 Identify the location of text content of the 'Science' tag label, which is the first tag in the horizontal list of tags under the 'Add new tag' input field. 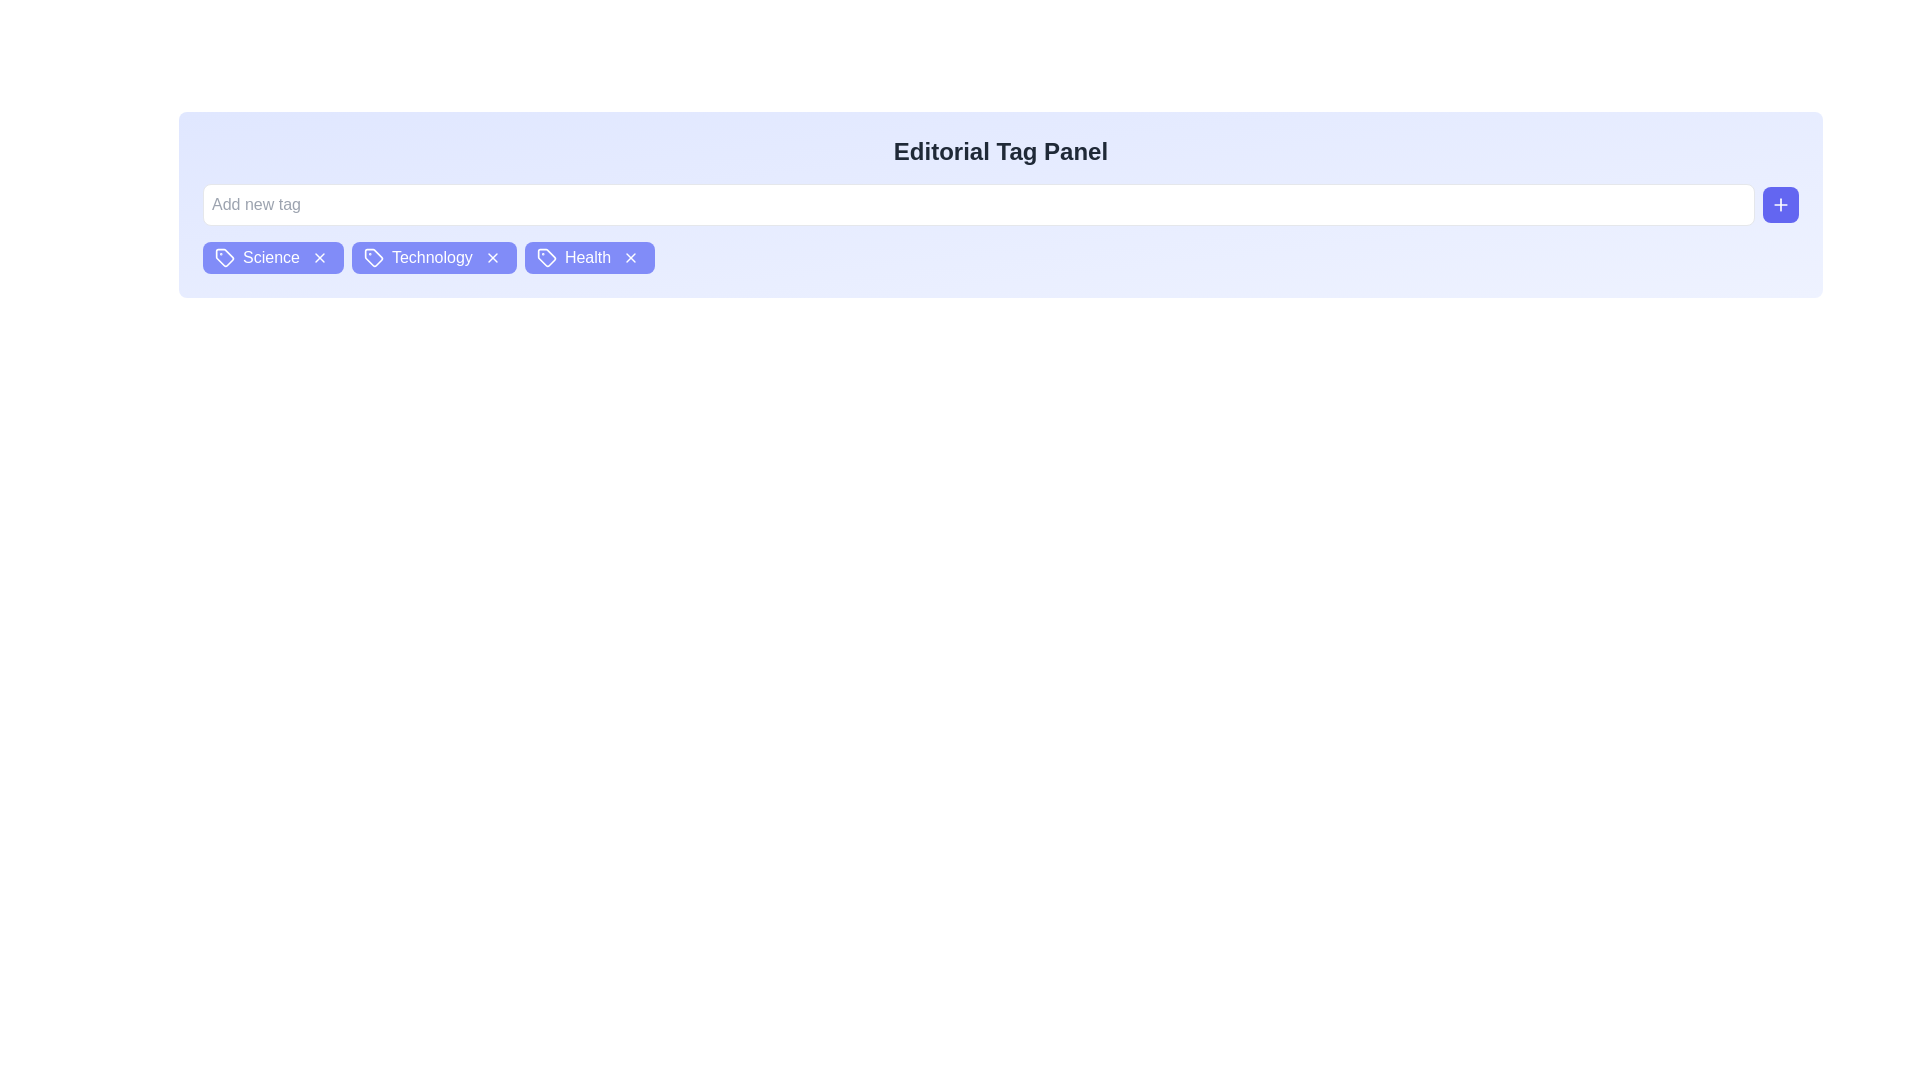
(270, 257).